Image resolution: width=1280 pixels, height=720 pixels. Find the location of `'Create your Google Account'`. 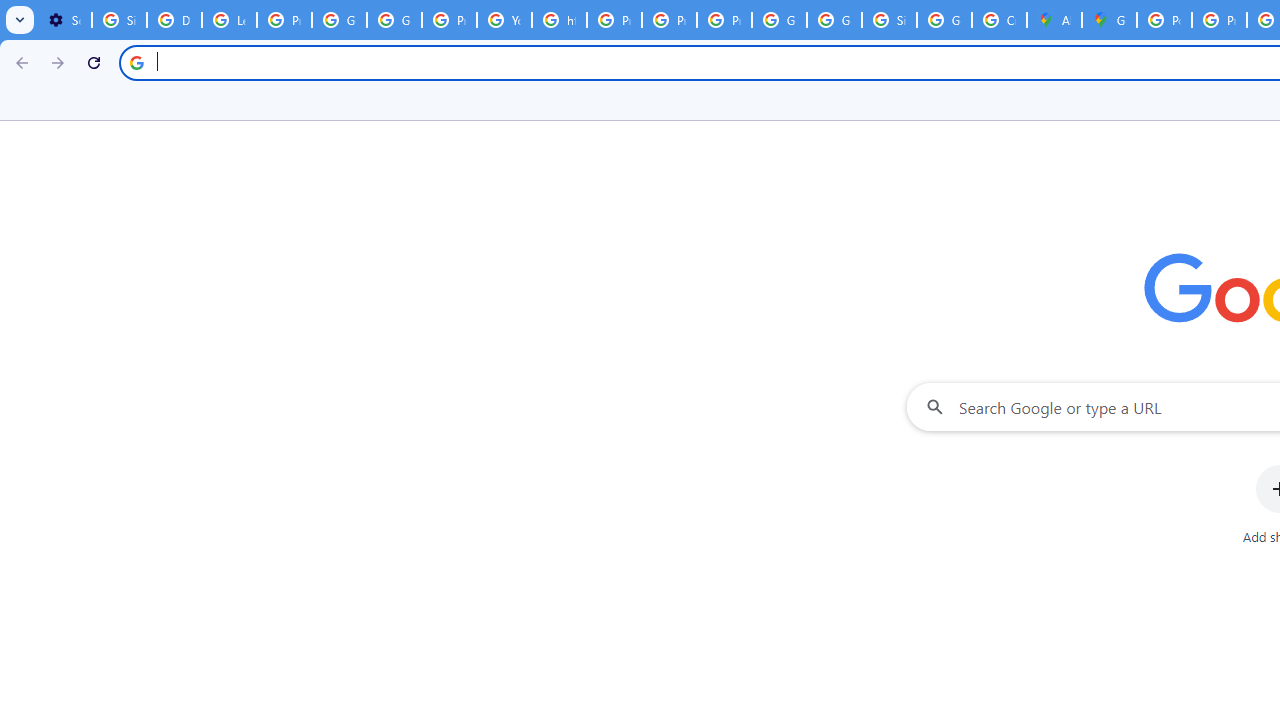

'Create your Google Account' is located at coordinates (999, 20).